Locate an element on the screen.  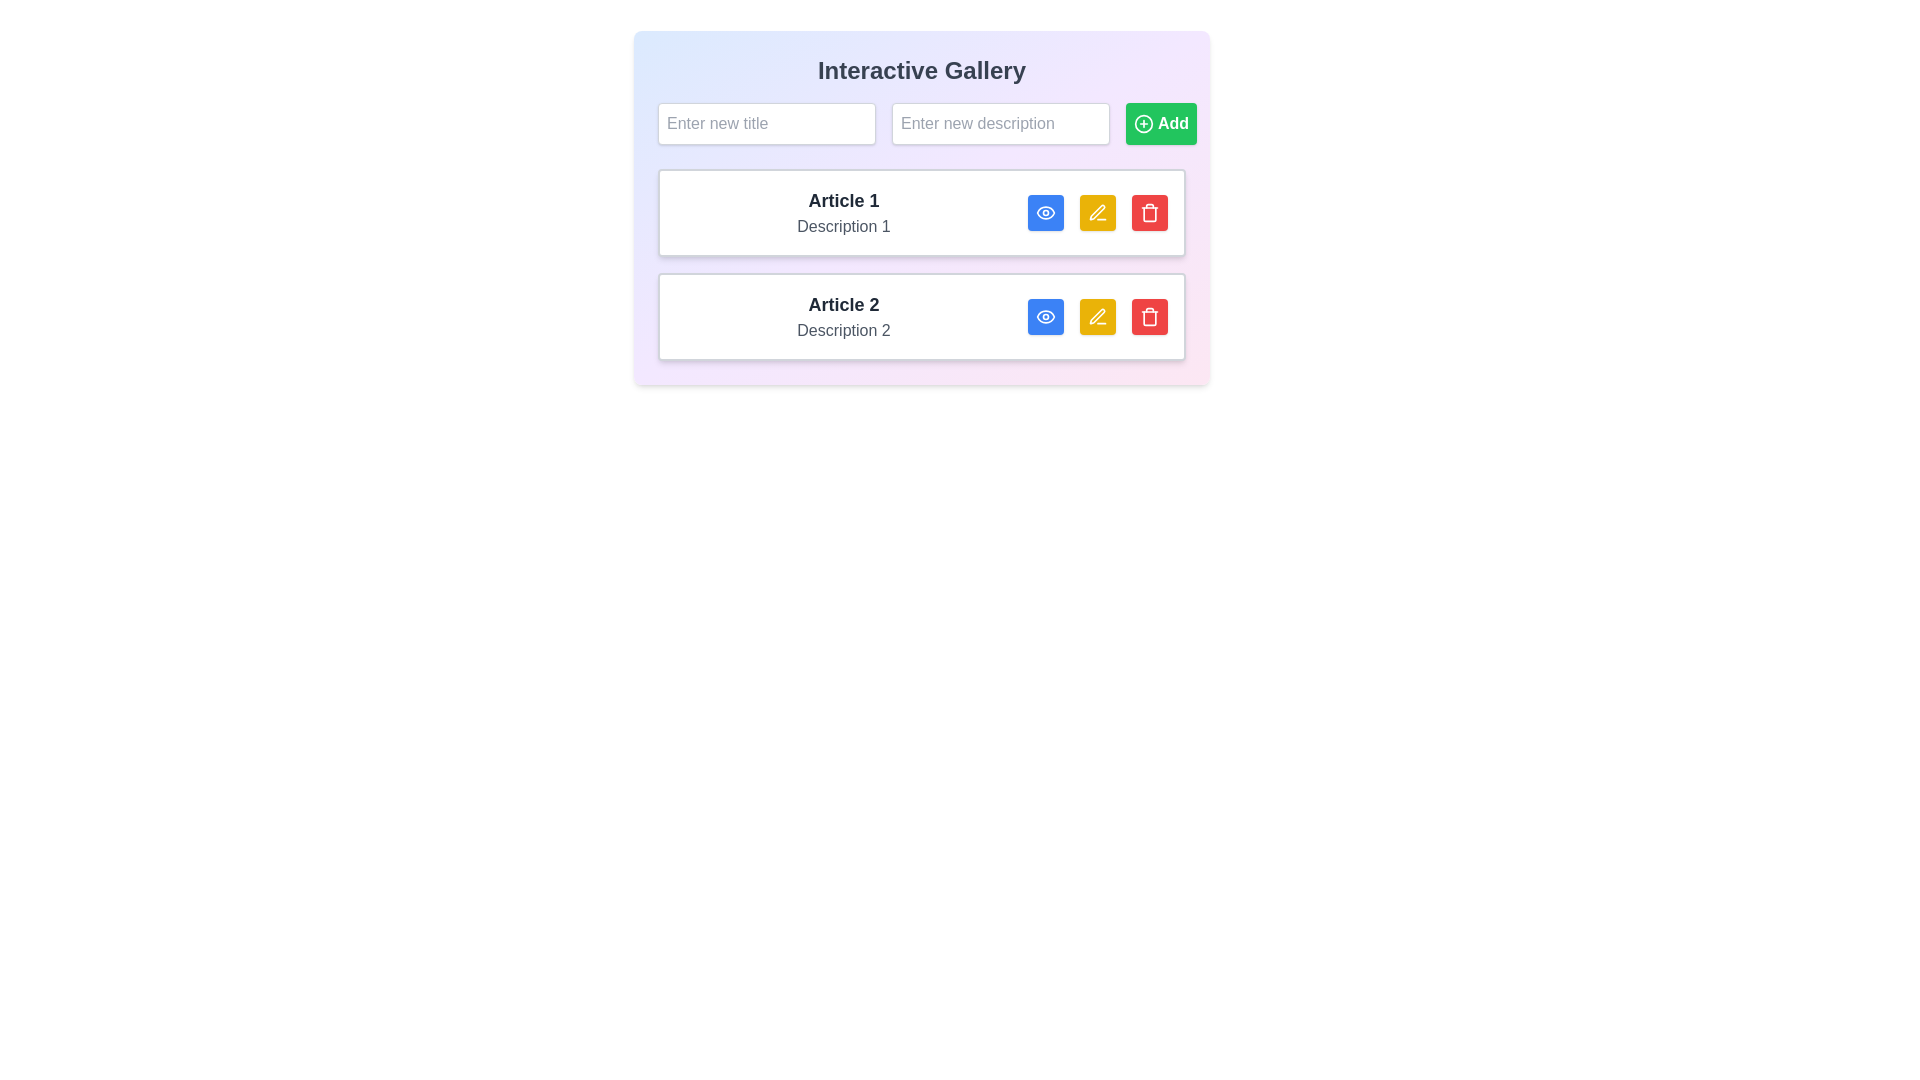
the bold, larger dark gray text label 'Article 2' located at the top of the second card under the 'Interactive Gallery' header is located at coordinates (844, 304).